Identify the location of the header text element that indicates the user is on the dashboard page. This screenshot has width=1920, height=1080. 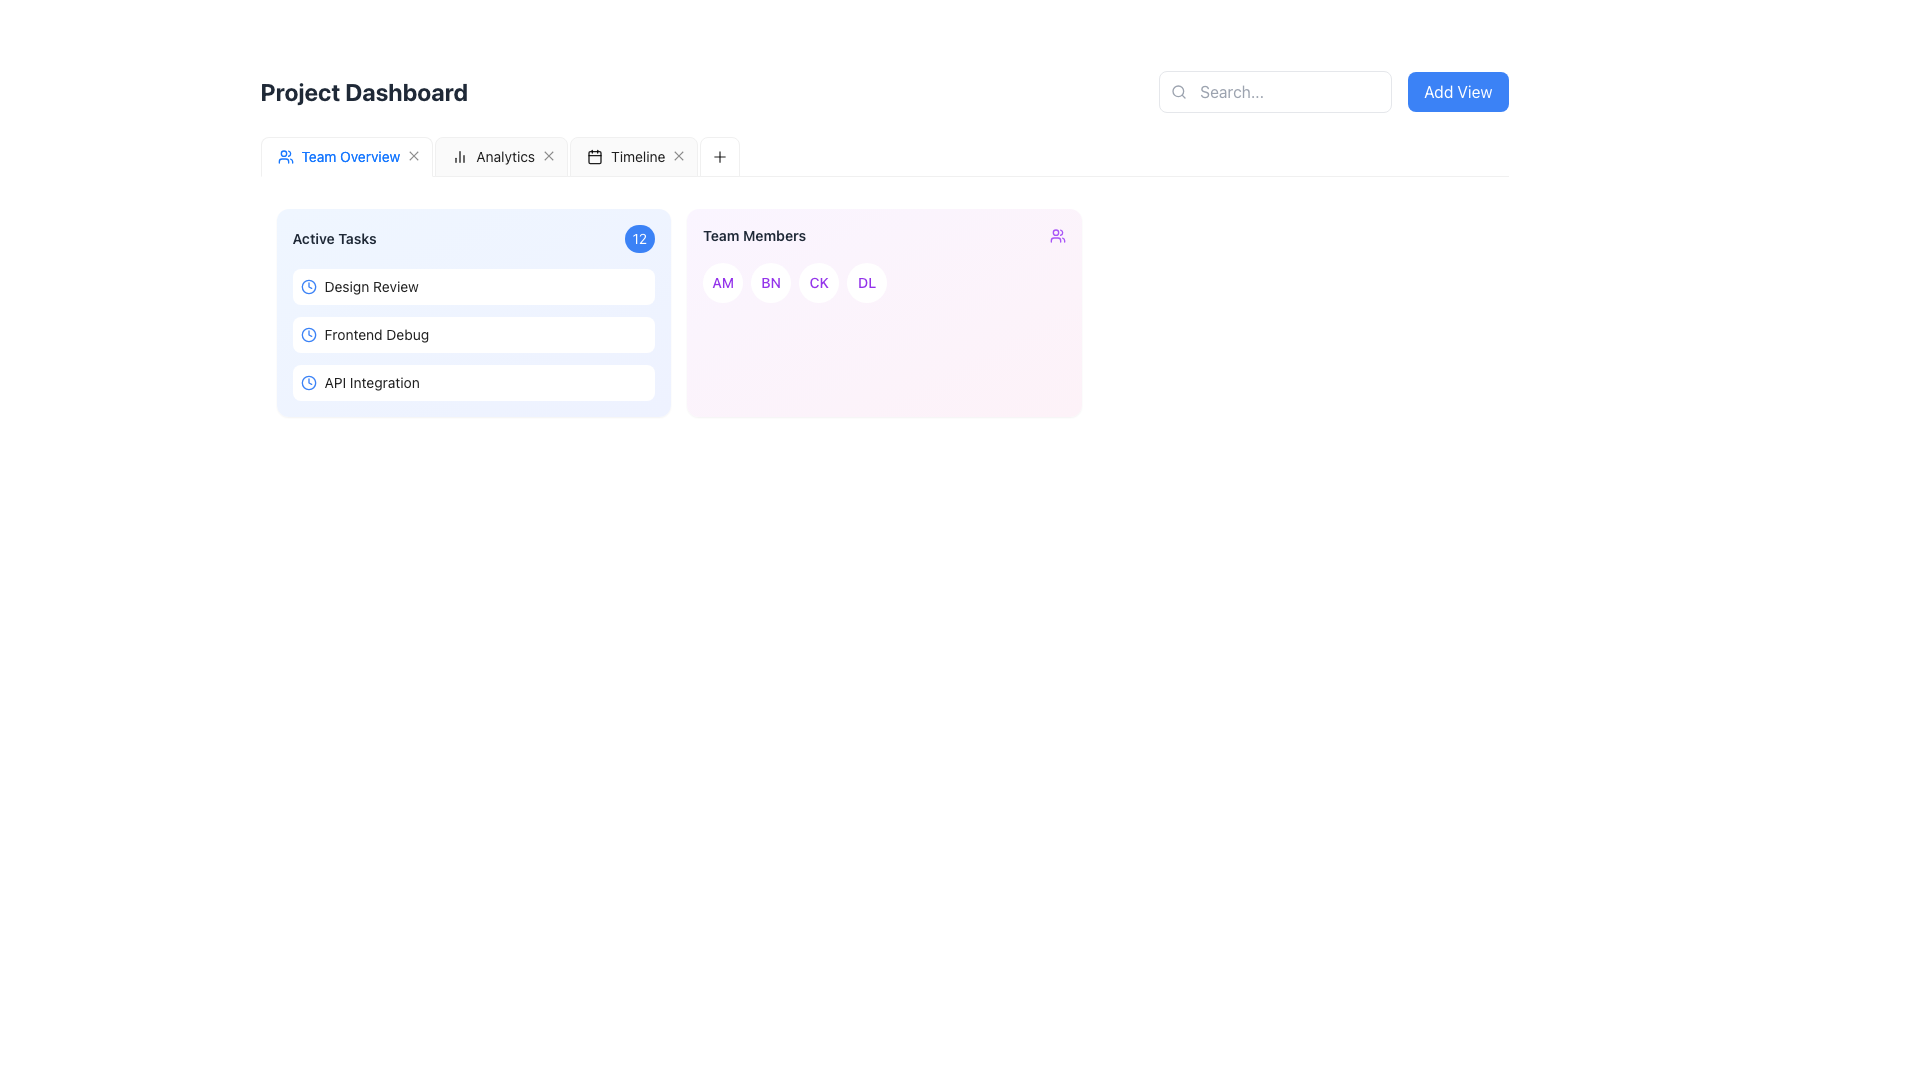
(364, 92).